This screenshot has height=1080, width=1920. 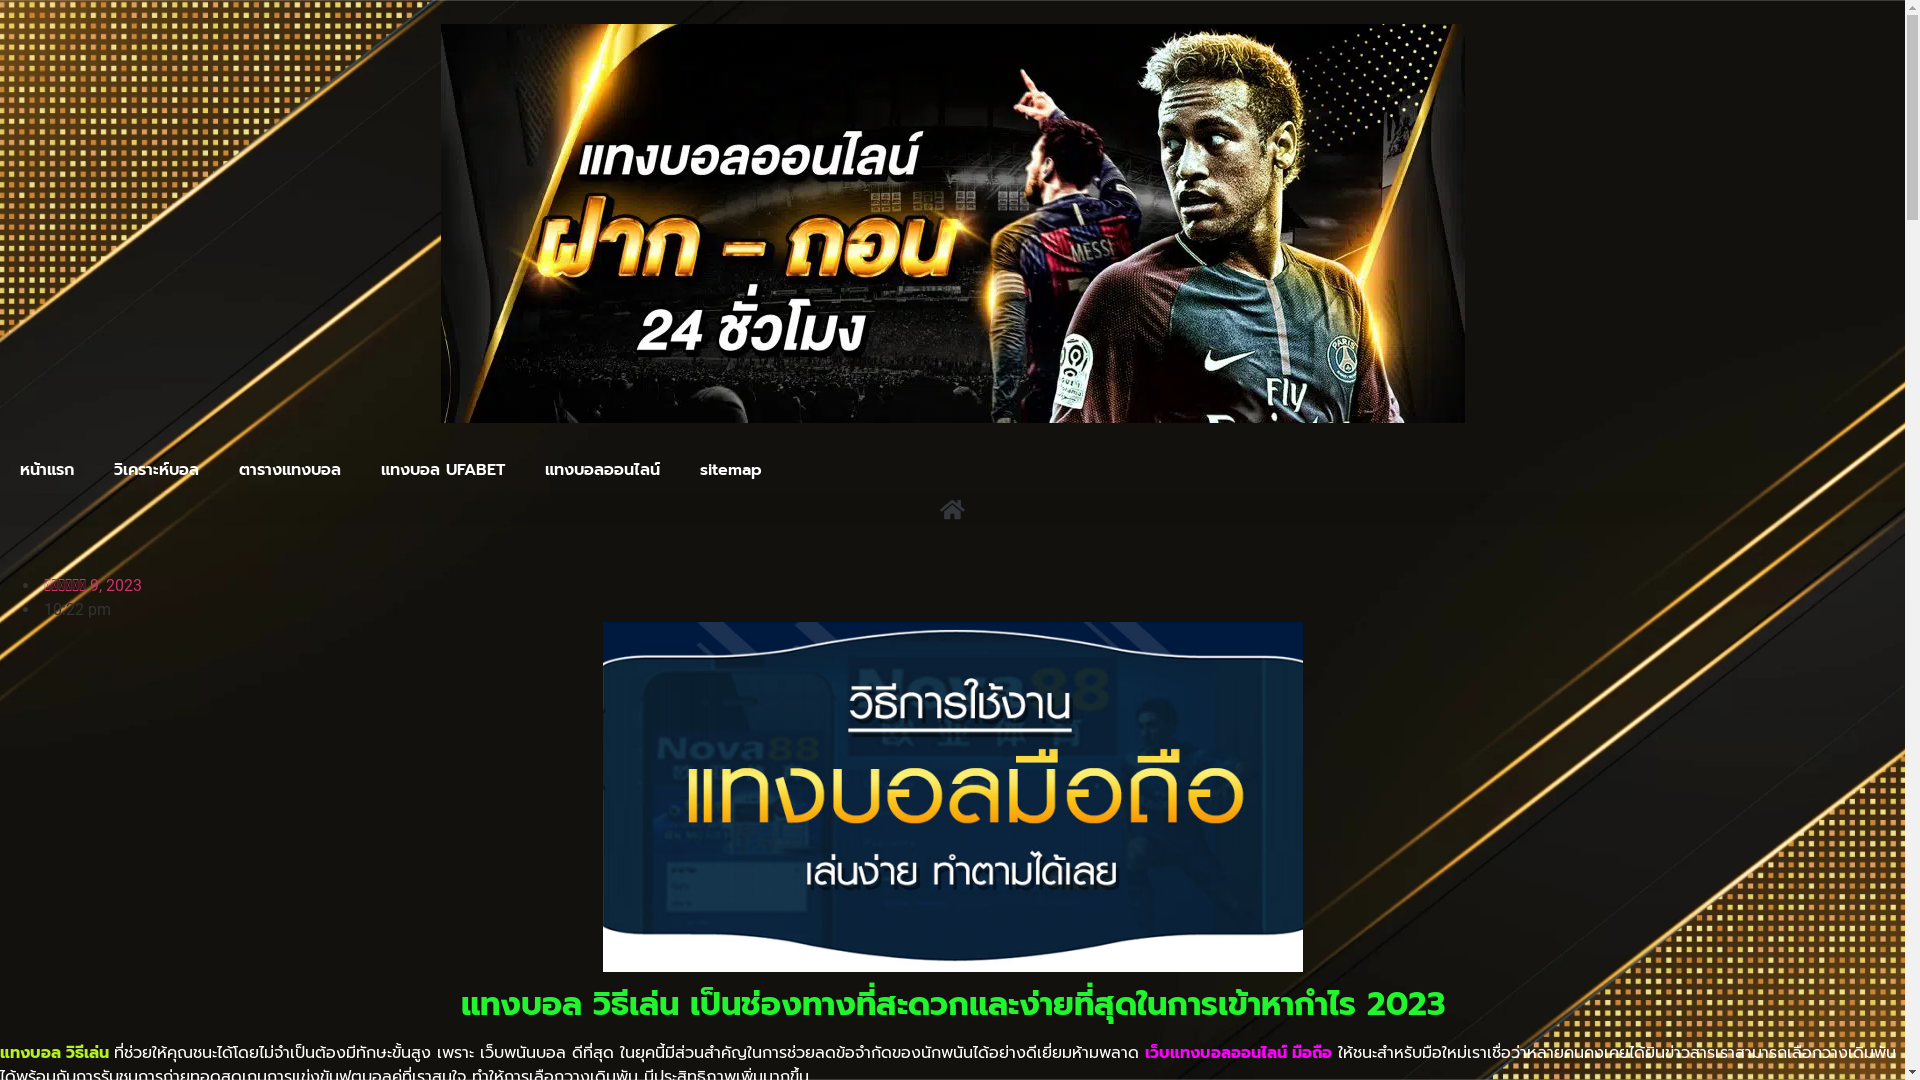 I want to click on 'sitemap', so click(x=729, y=470).